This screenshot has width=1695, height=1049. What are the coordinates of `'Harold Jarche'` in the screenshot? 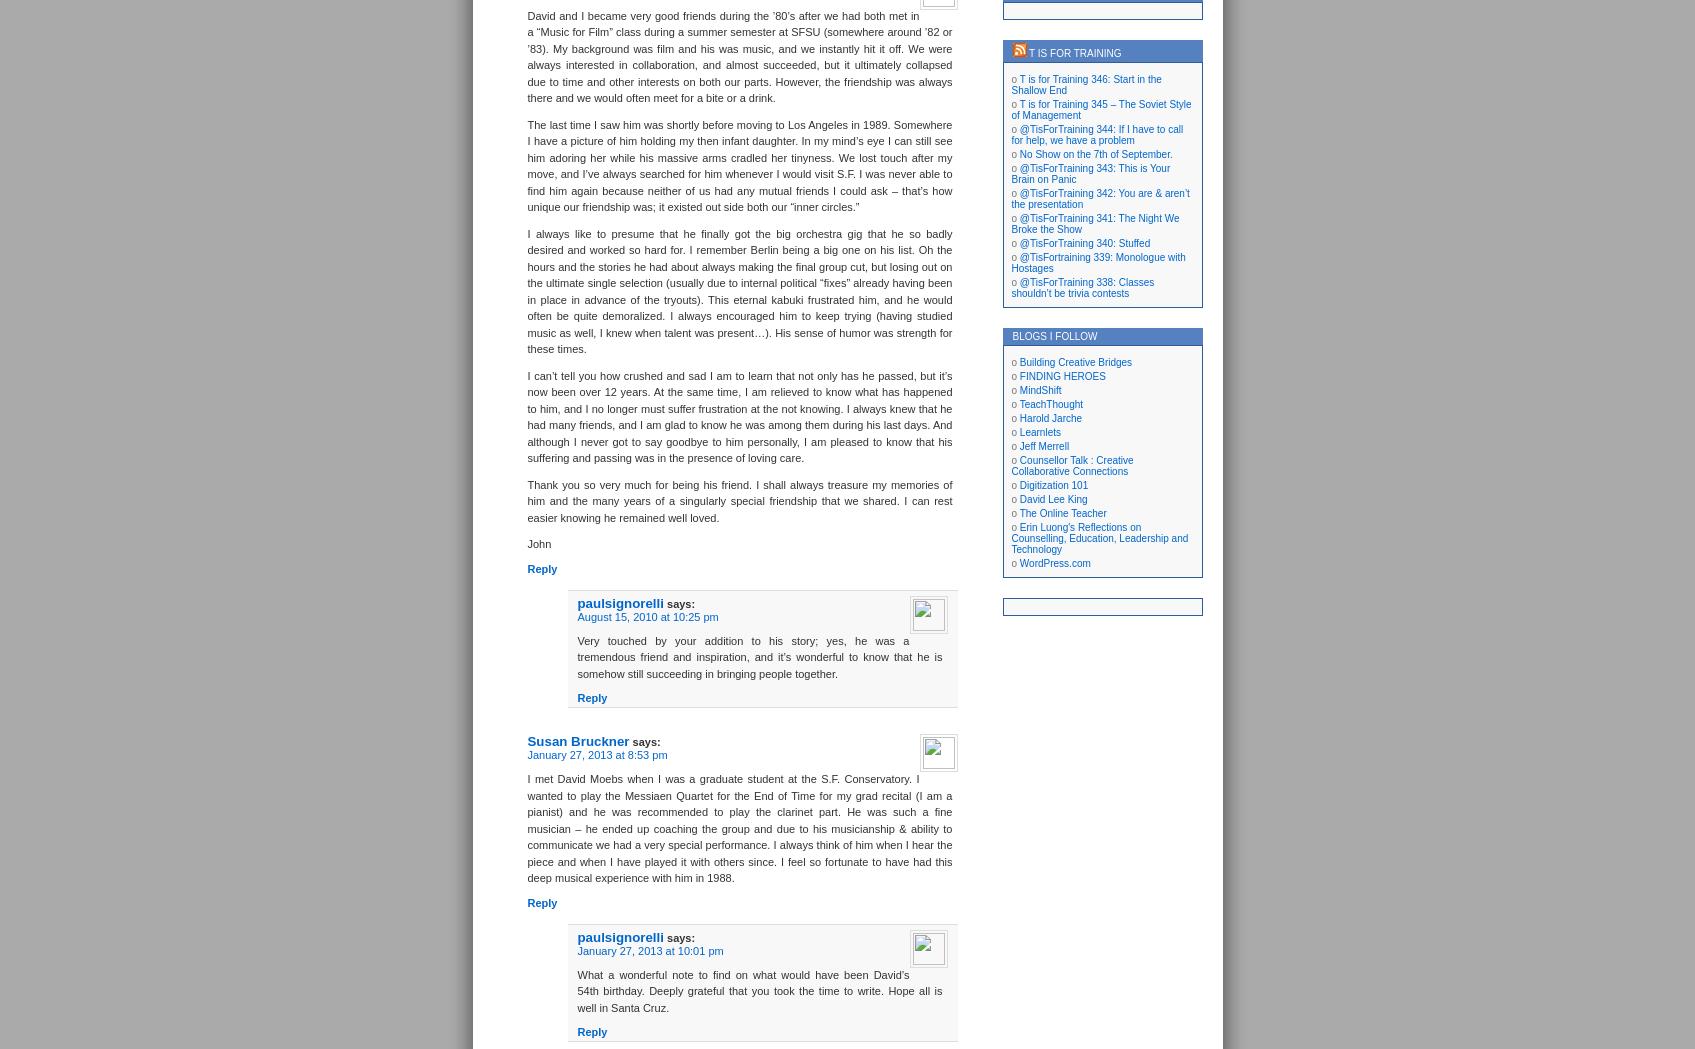 It's located at (1050, 417).